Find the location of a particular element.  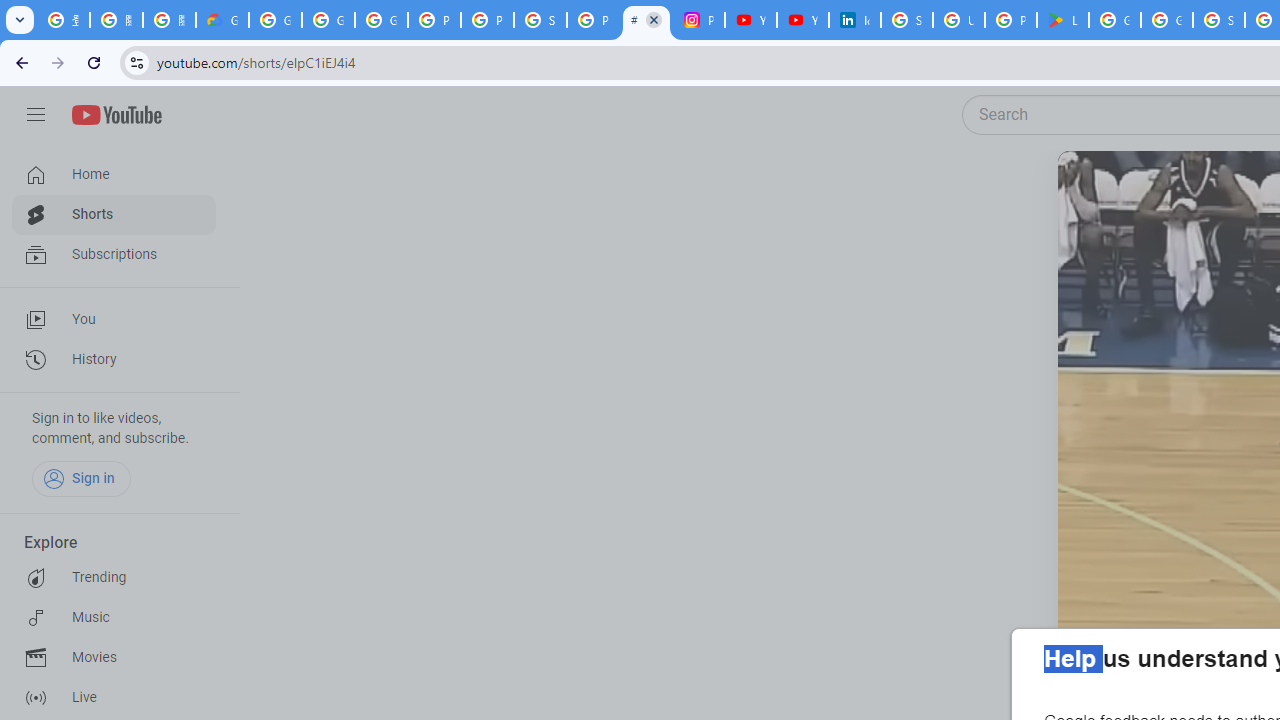

'Google Workspace - Specific Terms' is located at coordinates (1166, 20).